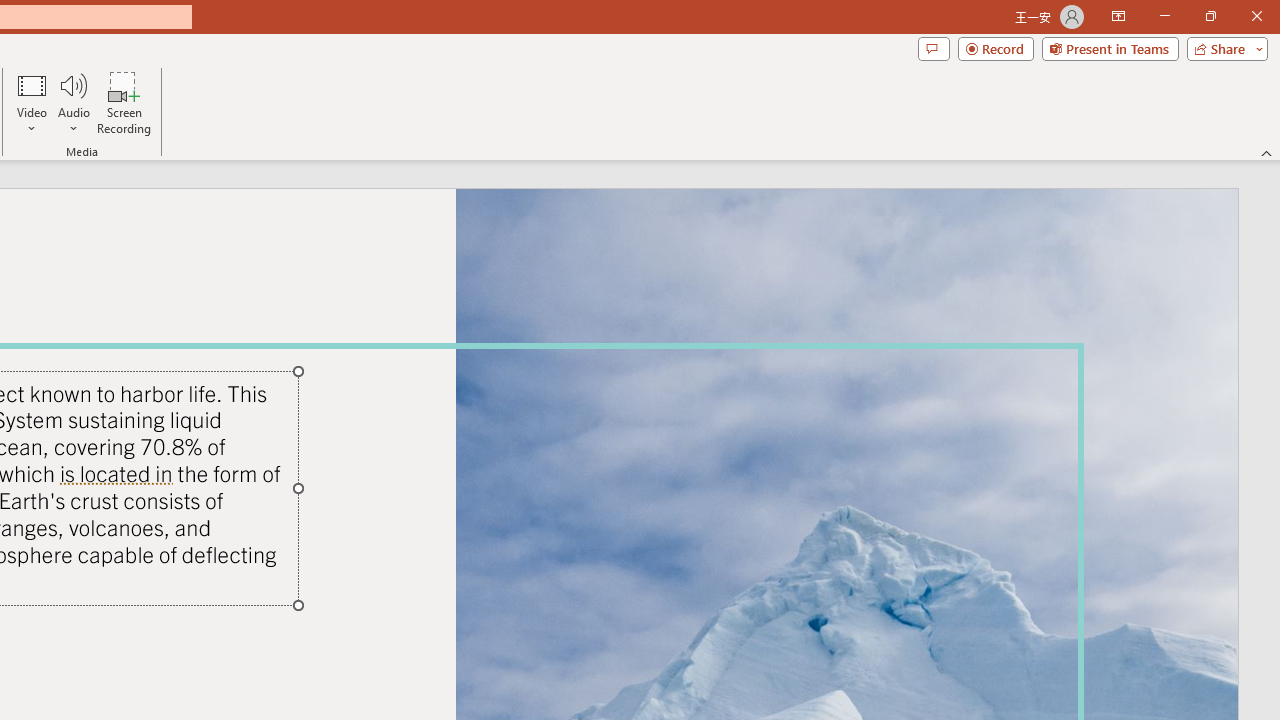 The width and height of the screenshot is (1280, 720). What do you see at coordinates (1209, 16) in the screenshot?
I see `'Restore Down'` at bounding box center [1209, 16].